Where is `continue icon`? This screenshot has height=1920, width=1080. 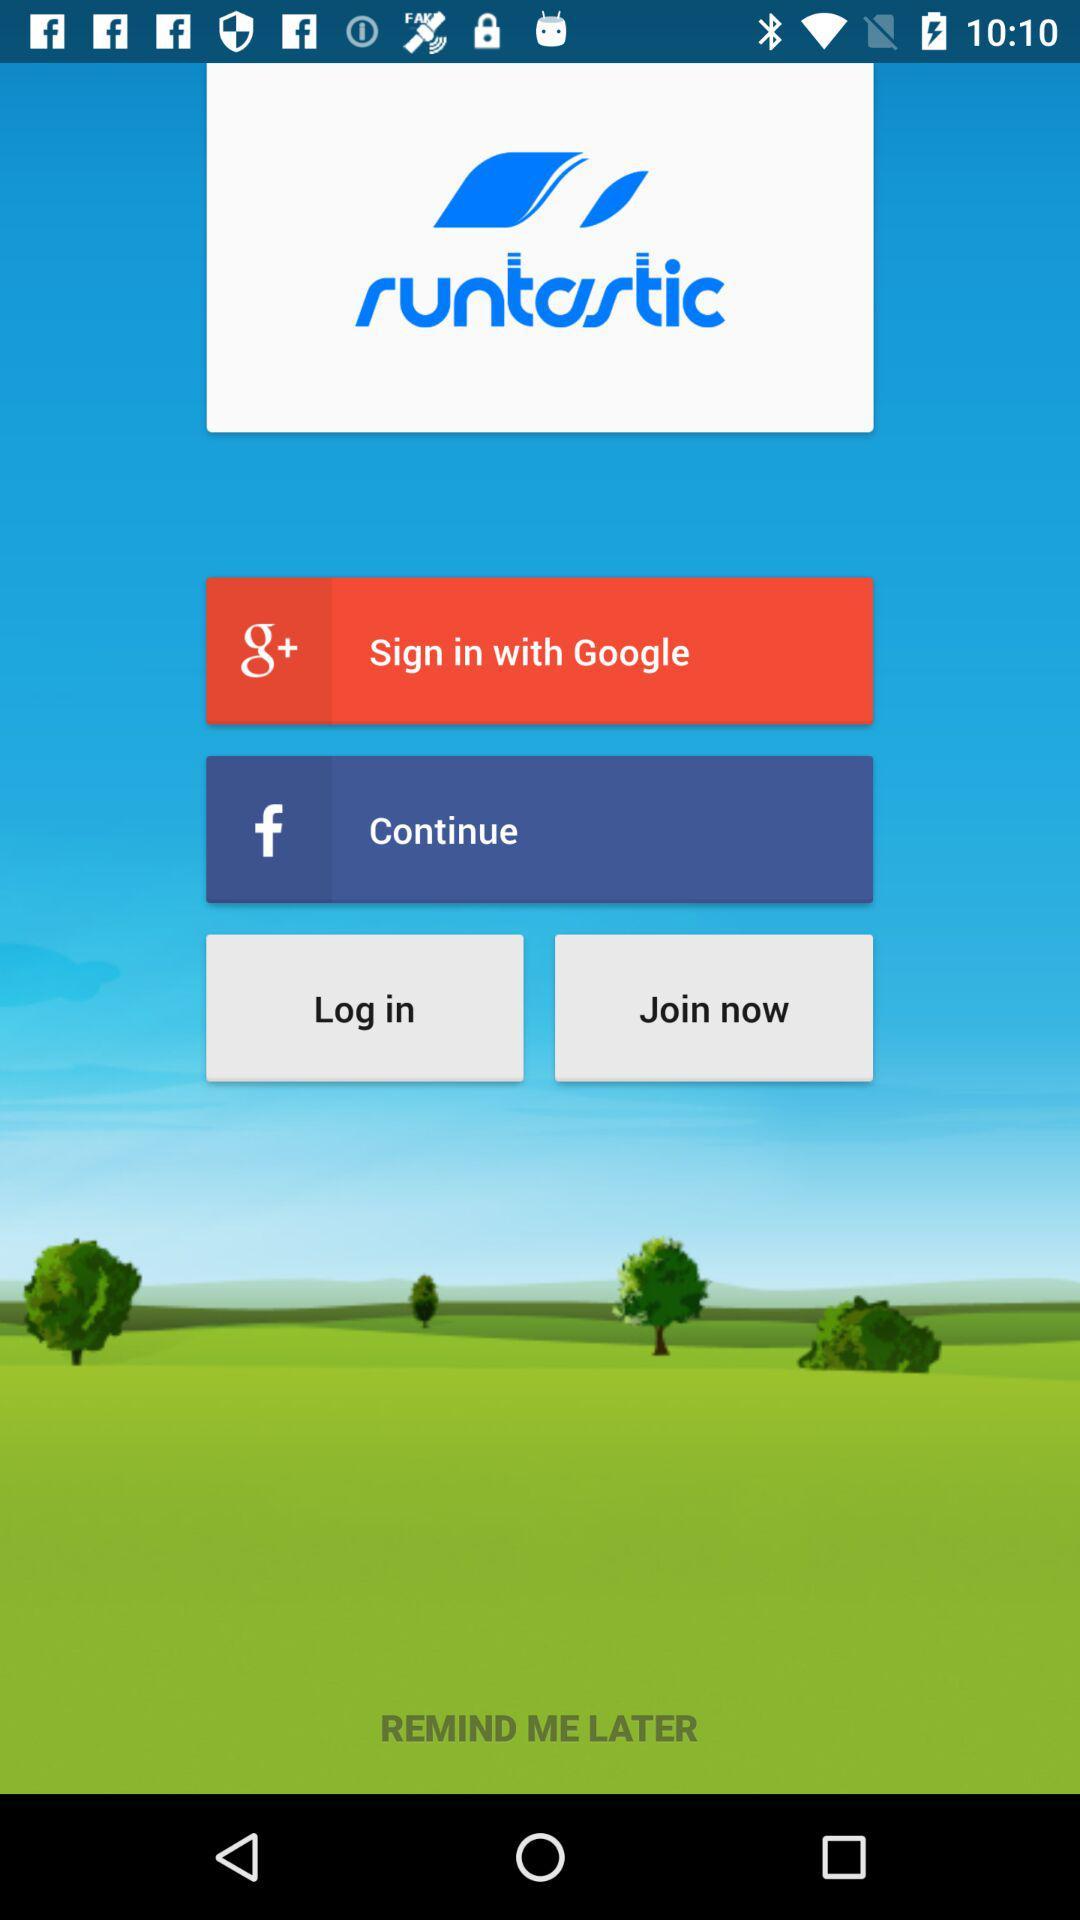
continue icon is located at coordinates (538, 829).